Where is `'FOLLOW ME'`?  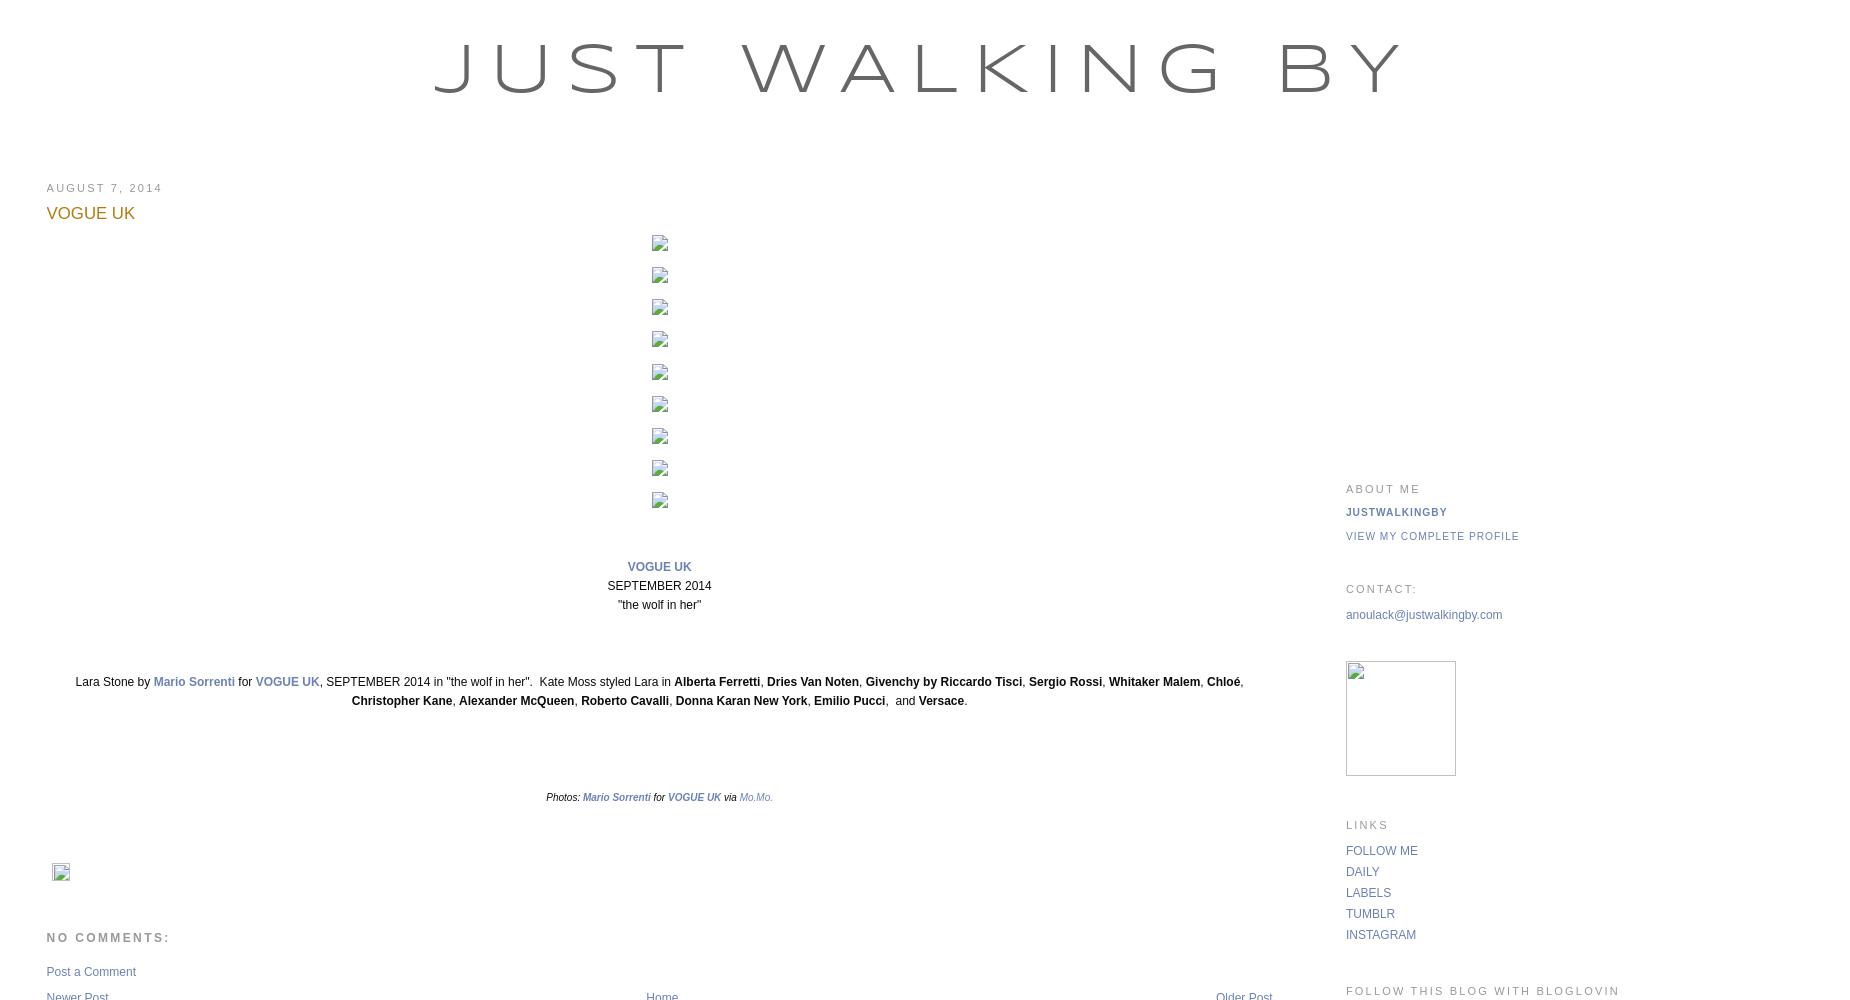 'FOLLOW ME' is located at coordinates (1380, 849).